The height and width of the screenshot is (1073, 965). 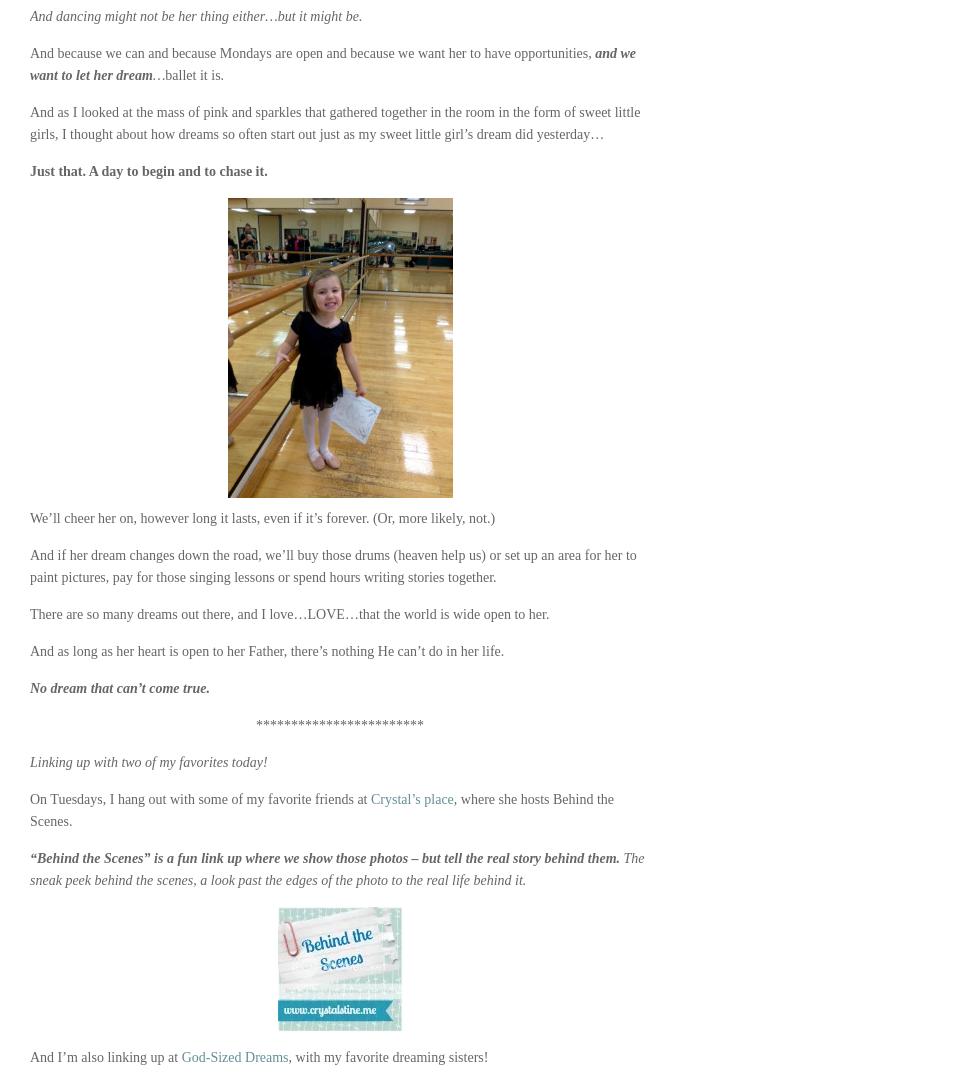 I want to click on 'And as long as her heart is open to her Father, there’s nothing He can’t do in her life.', so click(x=29, y=650).